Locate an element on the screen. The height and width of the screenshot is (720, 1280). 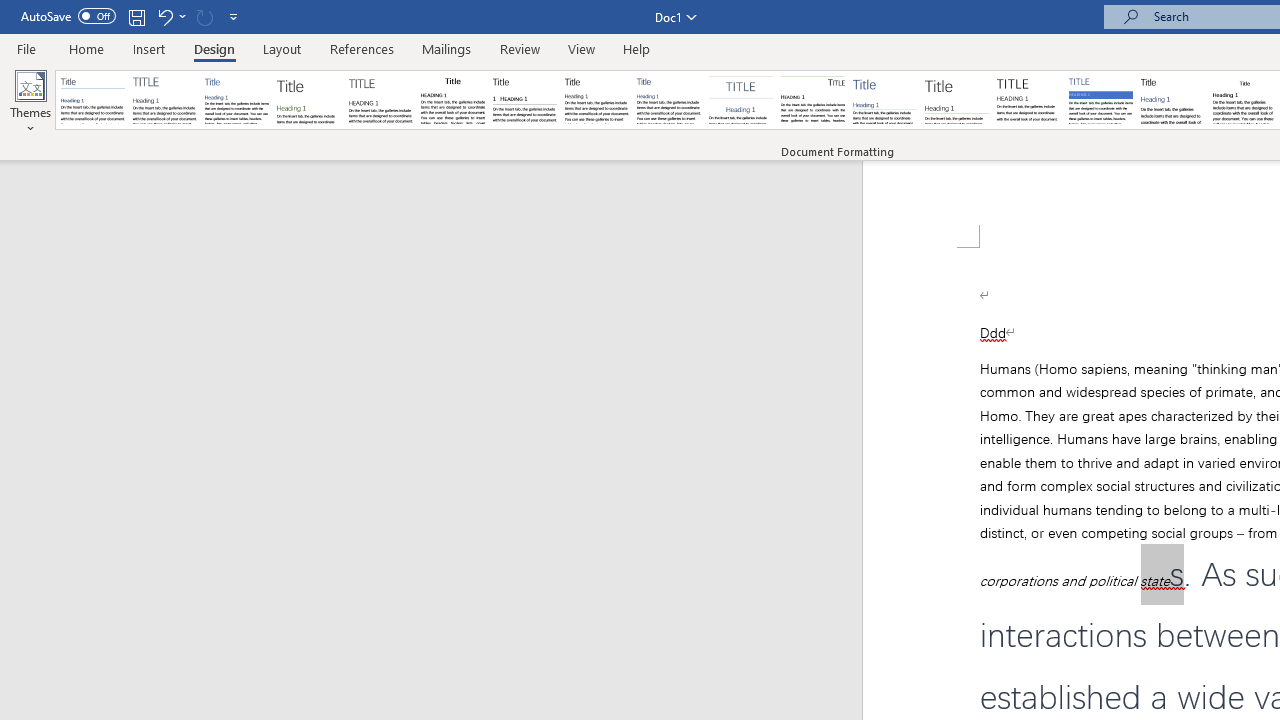
'Black & White (Numbered)' is located at coordinates (524, 100).